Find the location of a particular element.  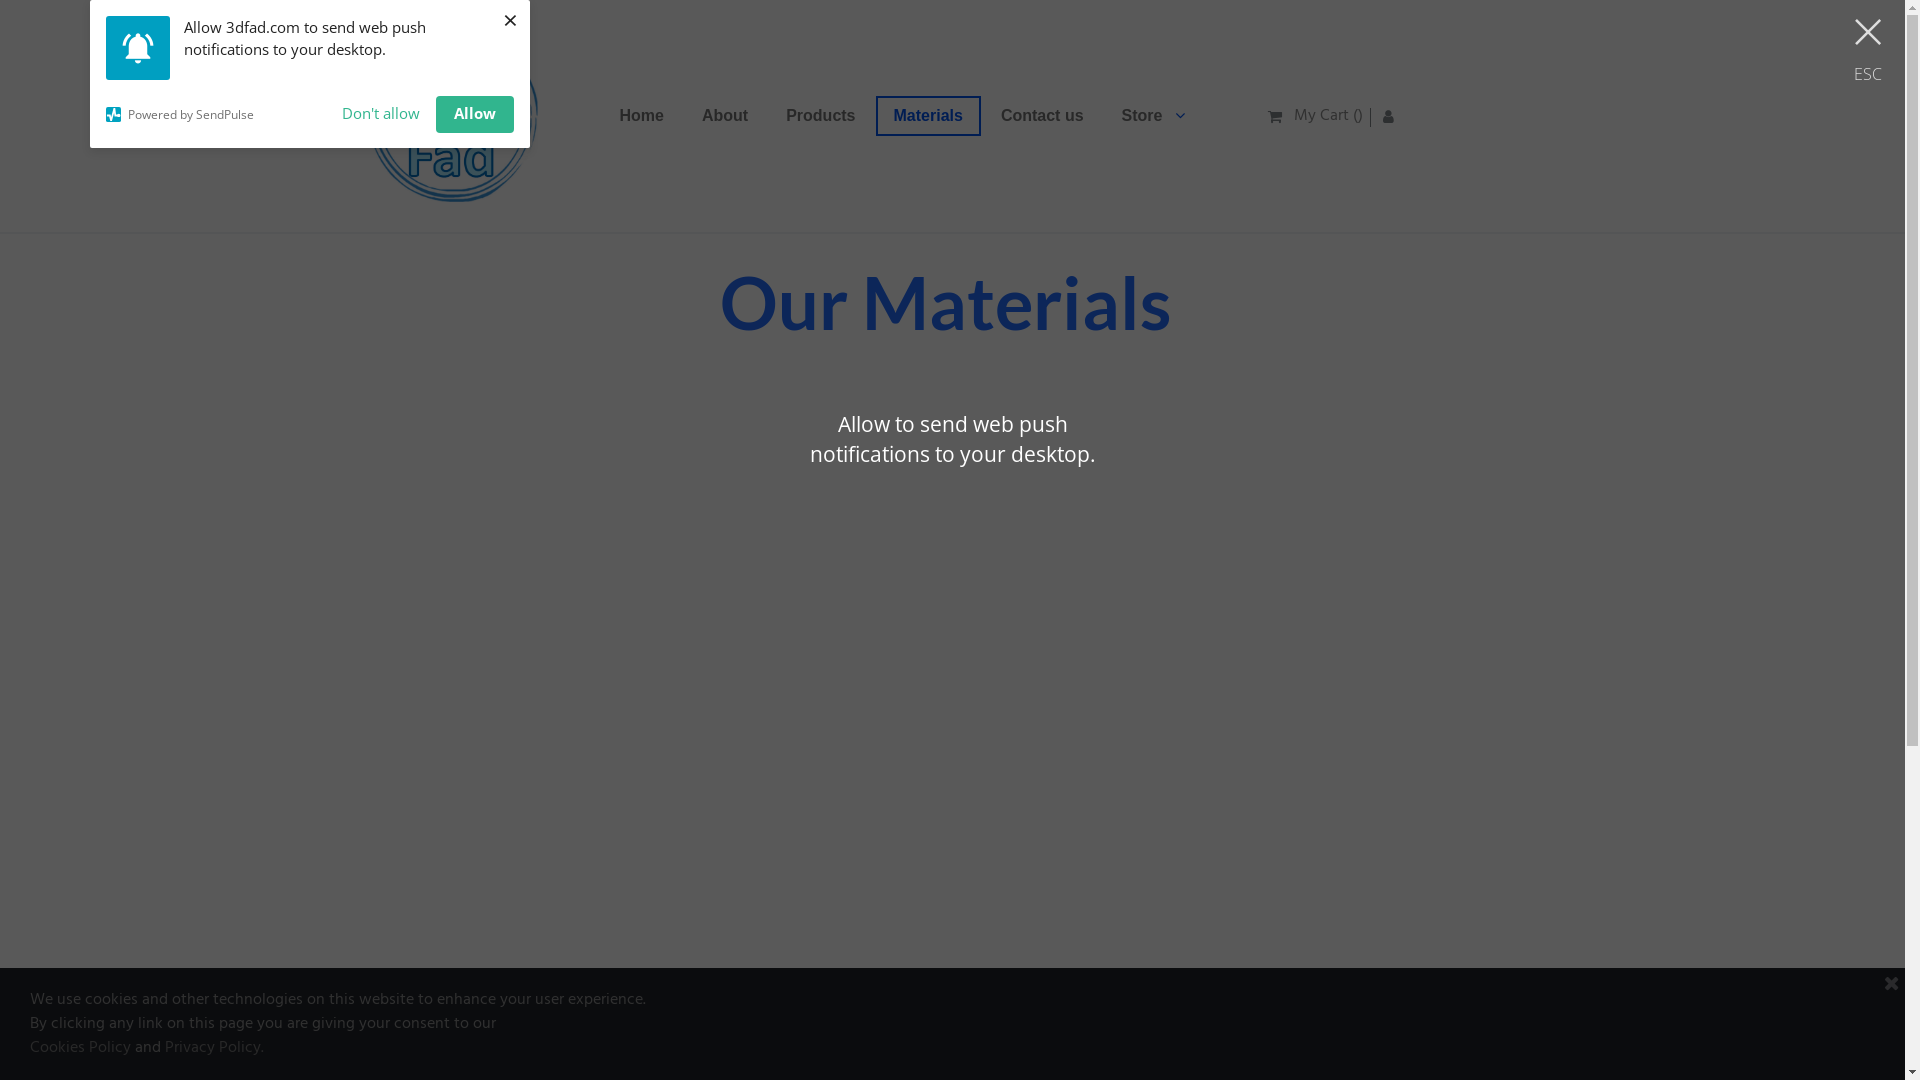

'Contact us' is located at coordinates (983, 115).